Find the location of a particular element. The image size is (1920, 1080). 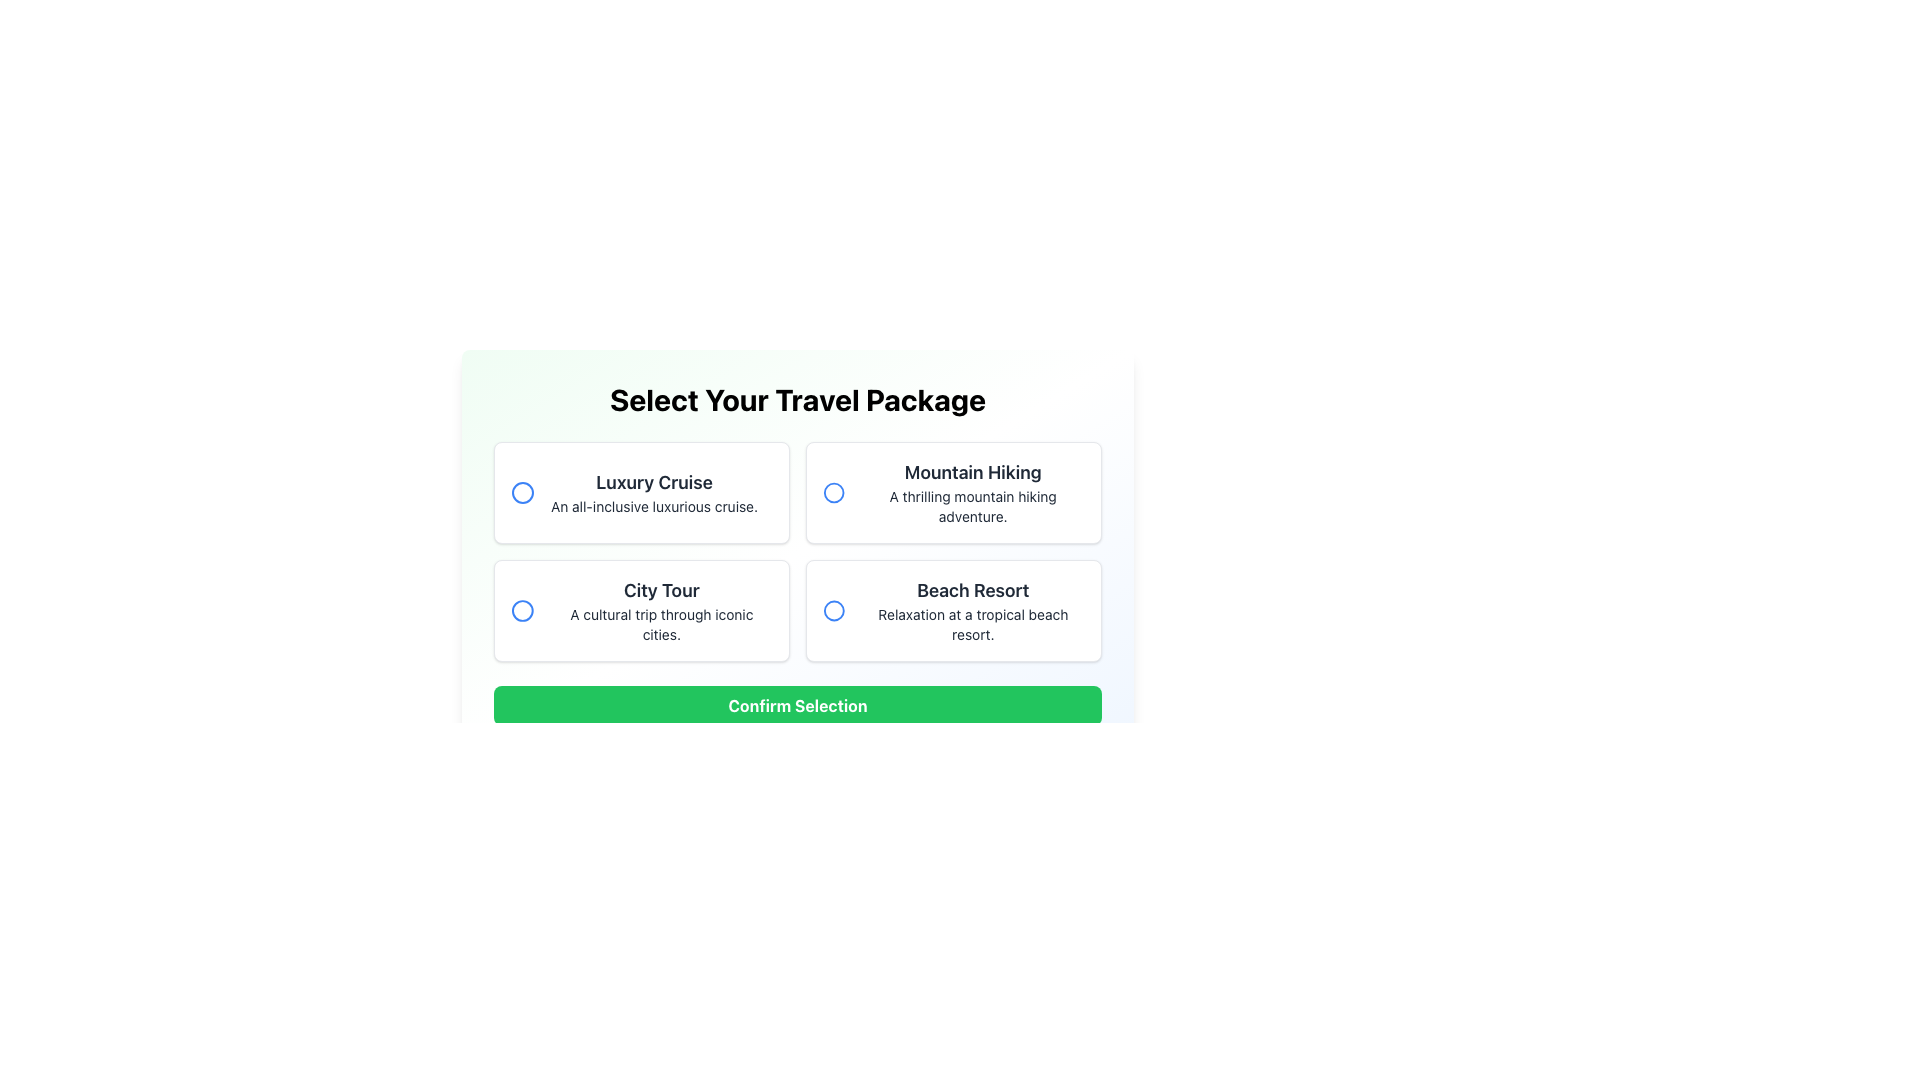

the circular radio button indicator for the 'Mountain Hiking' option is located at coordinates (834, 493).